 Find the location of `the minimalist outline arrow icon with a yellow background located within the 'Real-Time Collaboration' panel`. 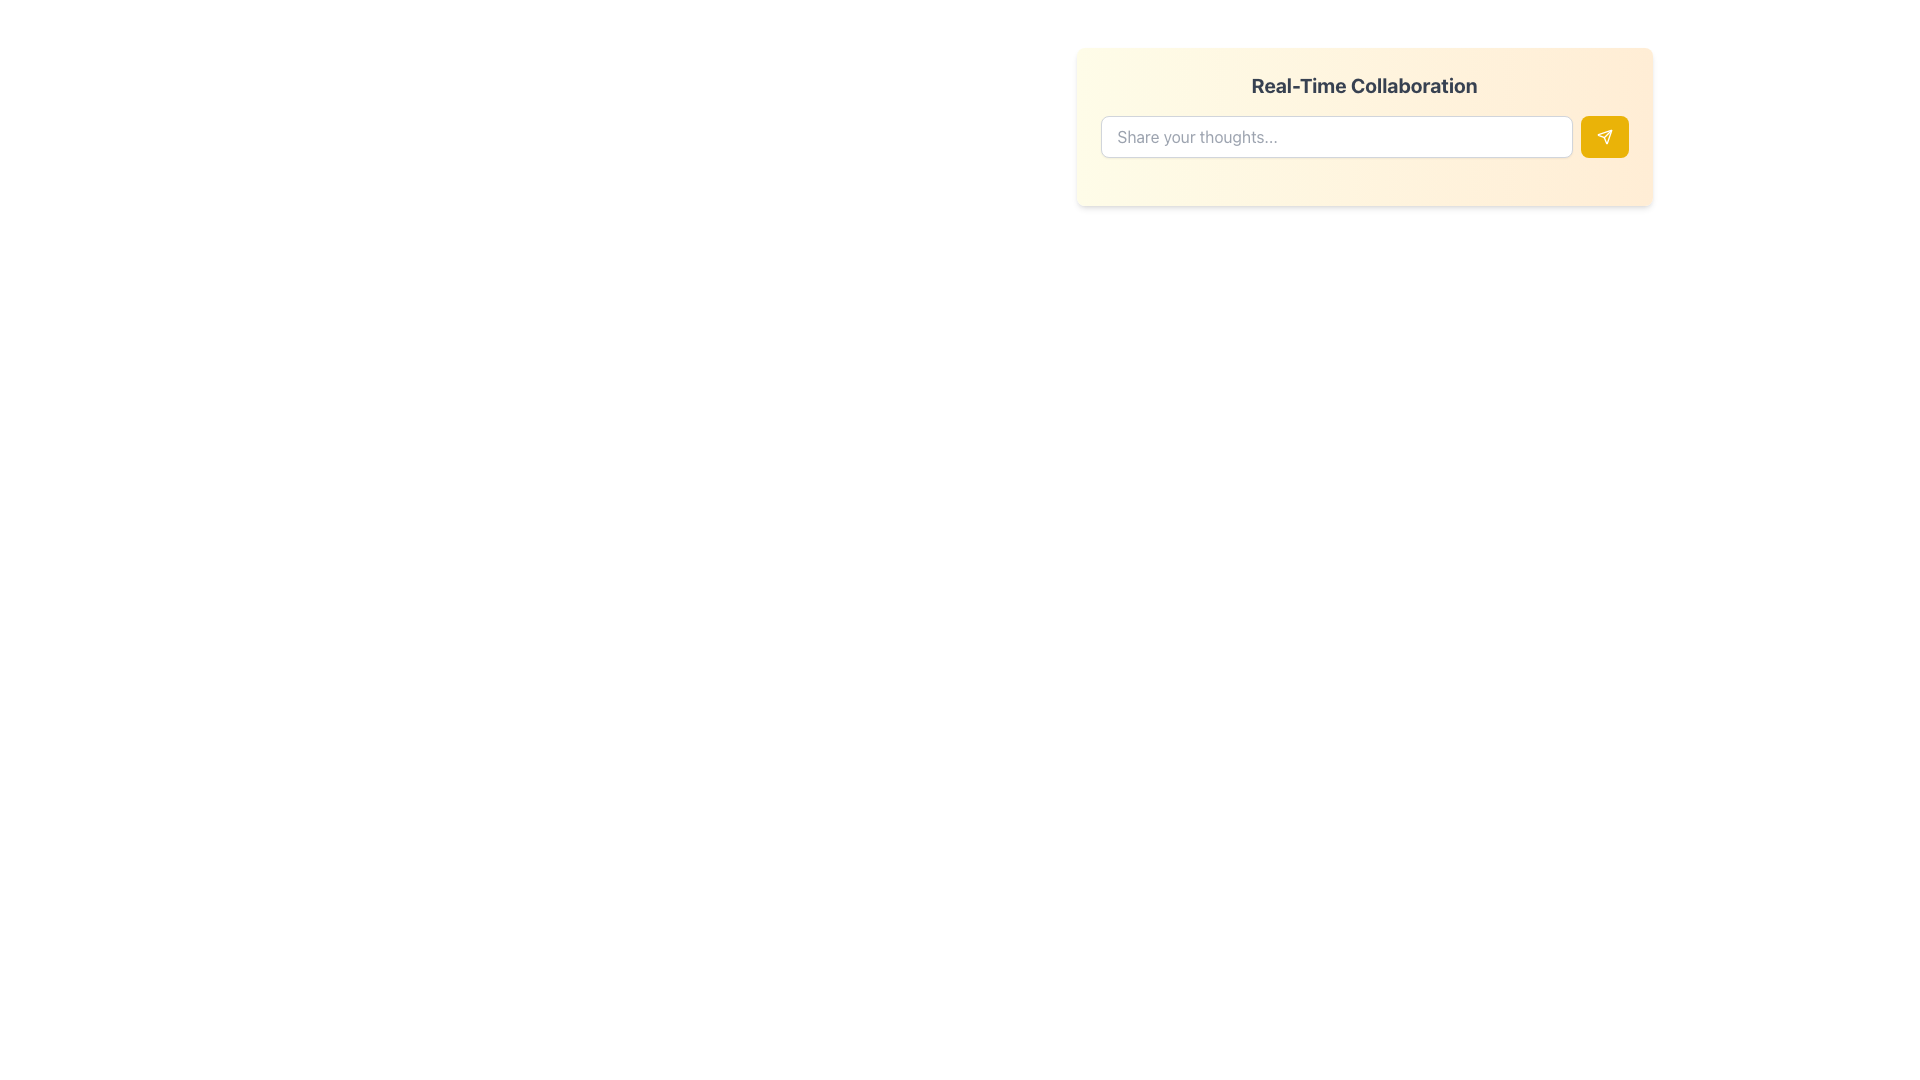

the minimalist outline arrow icon with a yellow background located within the 'Real-Time Collaboration' panel is located at coordinates (1604, 136).